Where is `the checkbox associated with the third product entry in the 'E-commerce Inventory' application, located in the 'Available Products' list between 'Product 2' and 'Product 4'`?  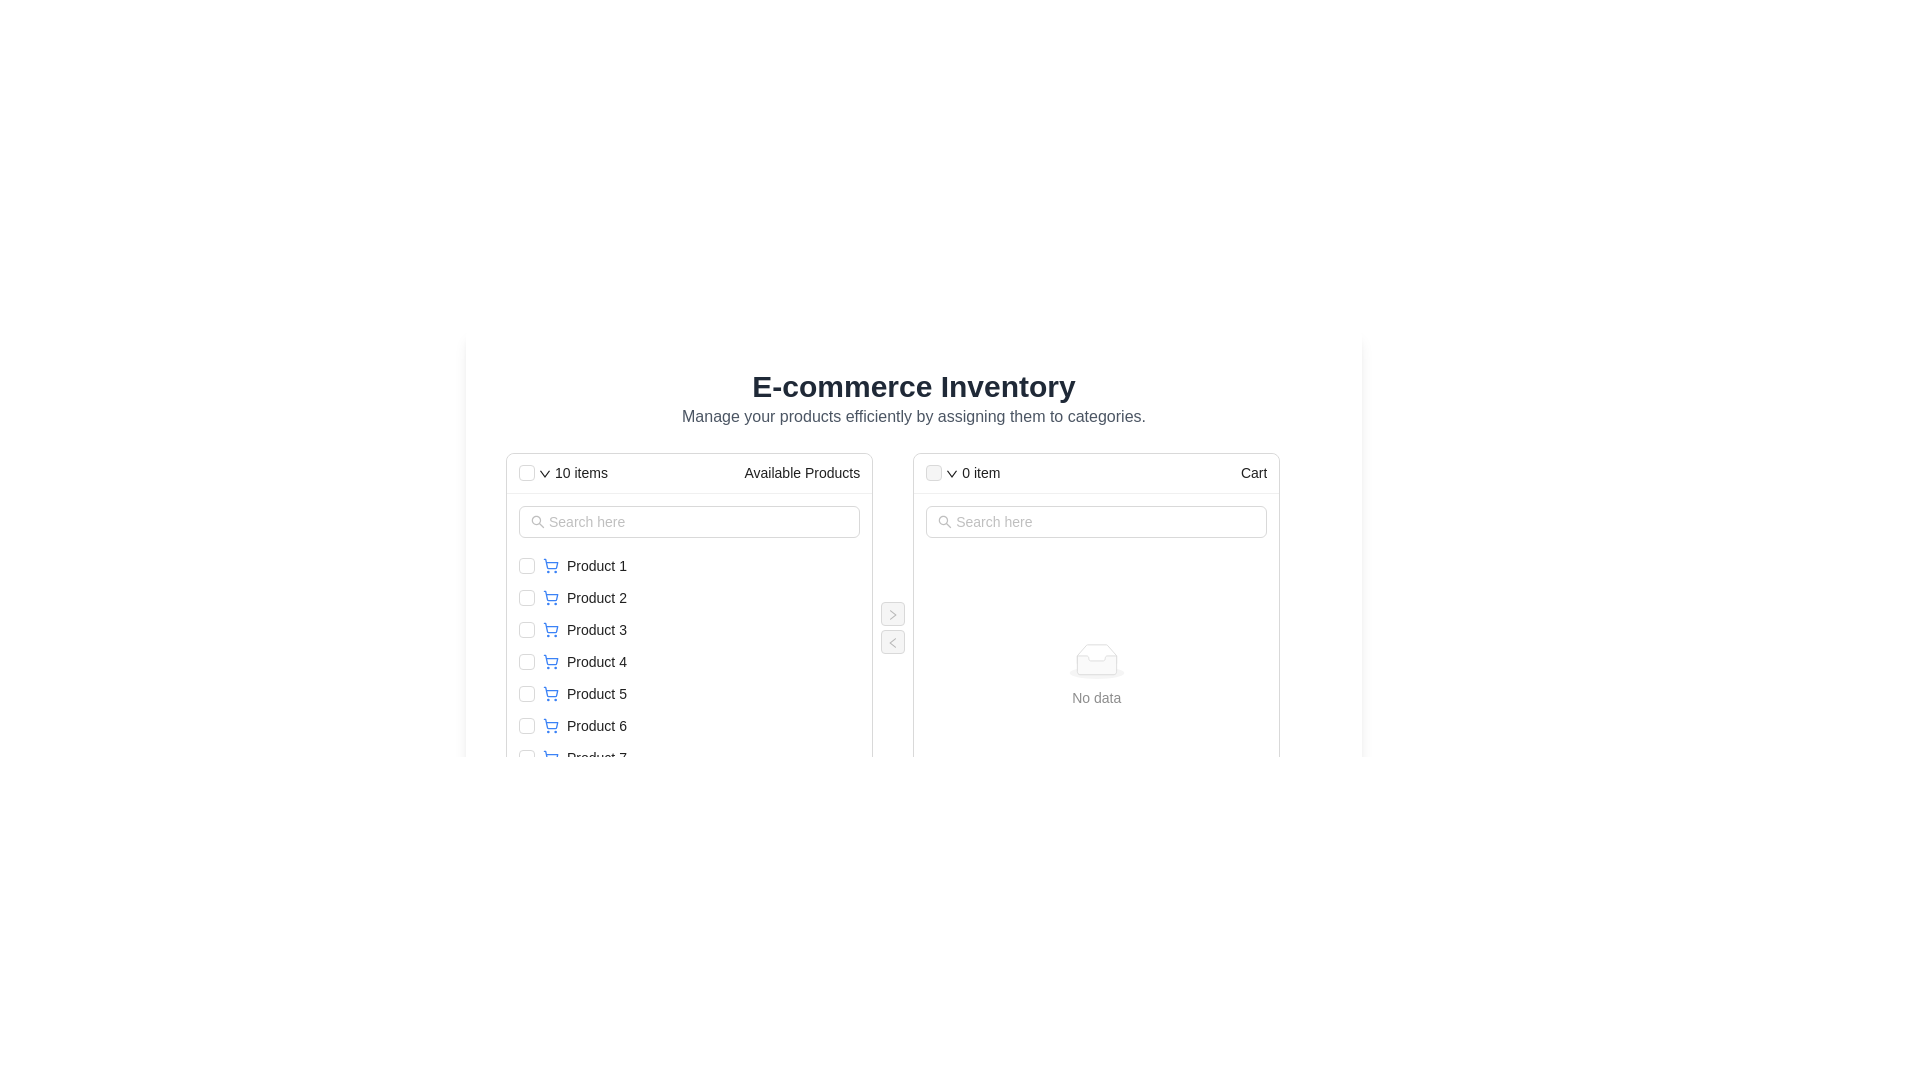
the checkbox associated with the third product entry in the 'E-commerce Inventory' application, located in the 'Available Products' list between 'Product 2' and 'Product 4' is located at coordinates (701, 628).